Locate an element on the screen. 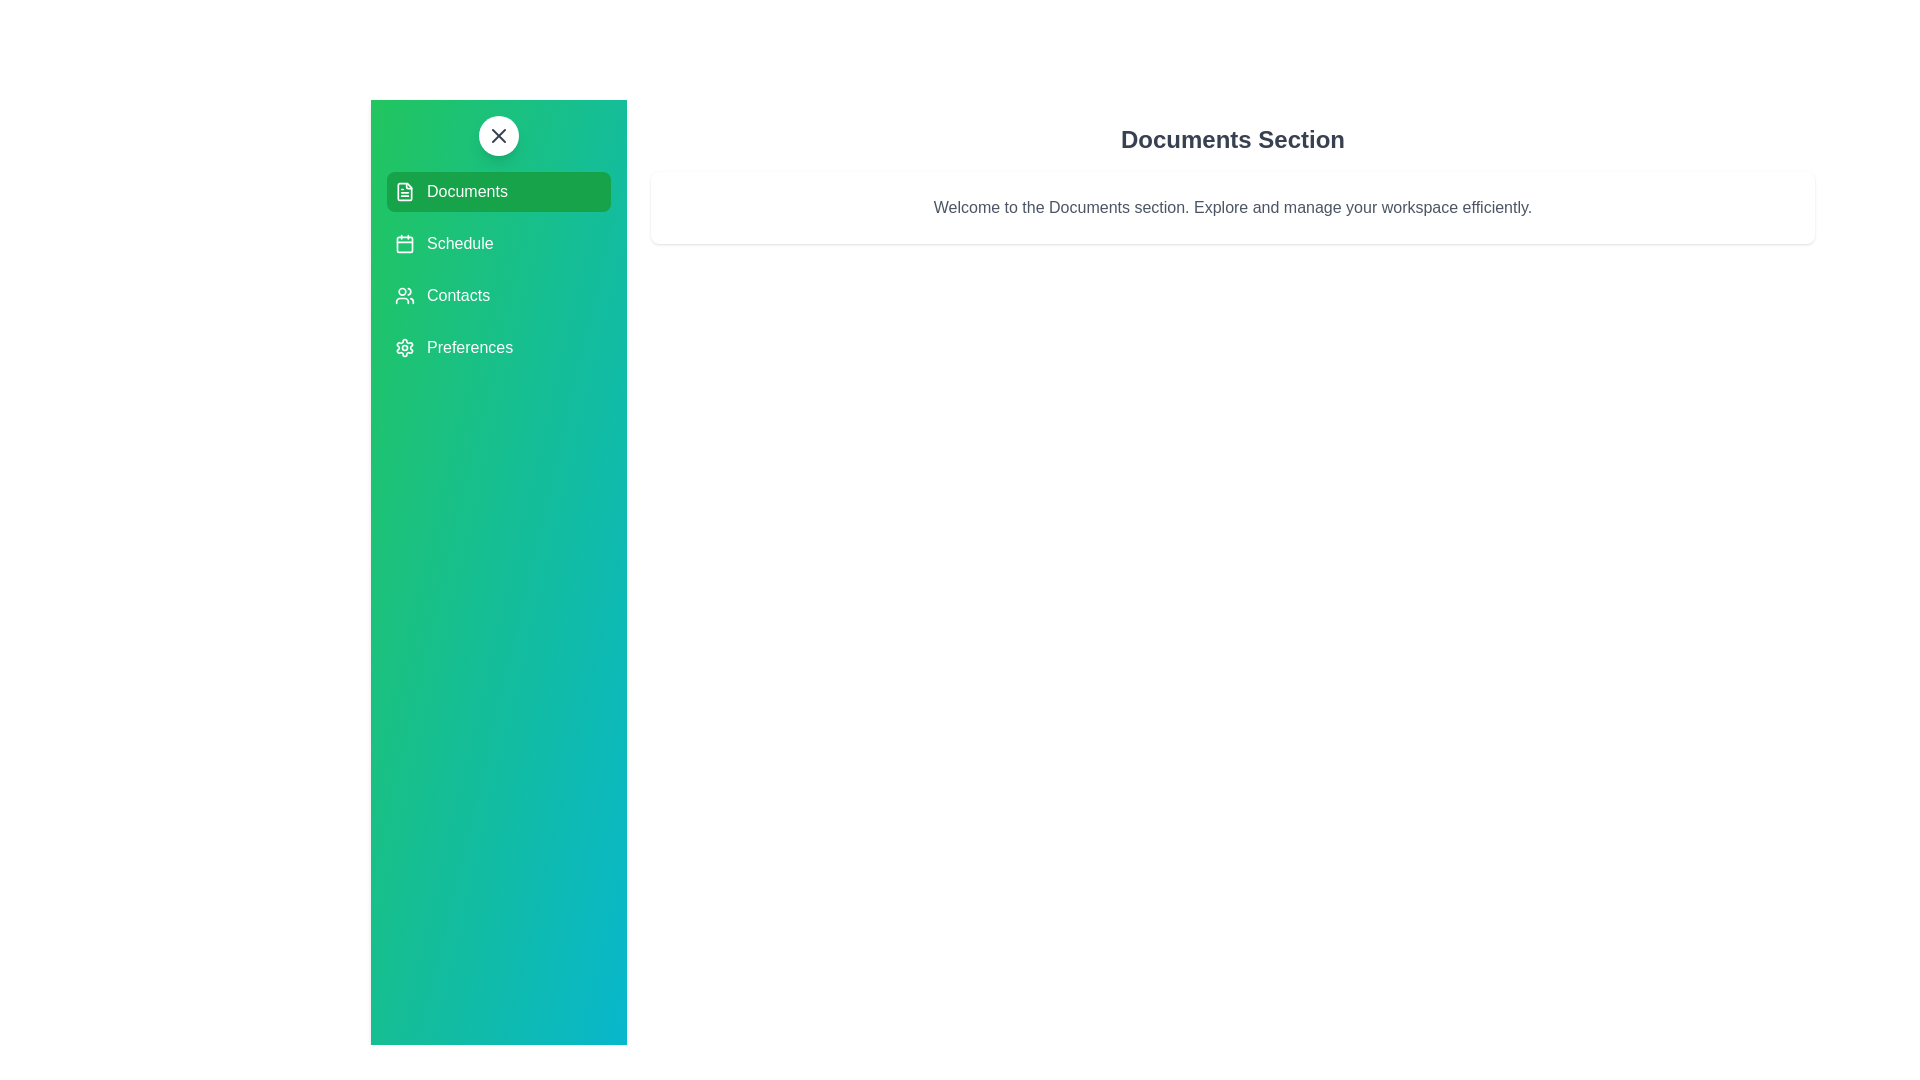  the toggle button to open or close the drawer is located at coordinates (499, 135).